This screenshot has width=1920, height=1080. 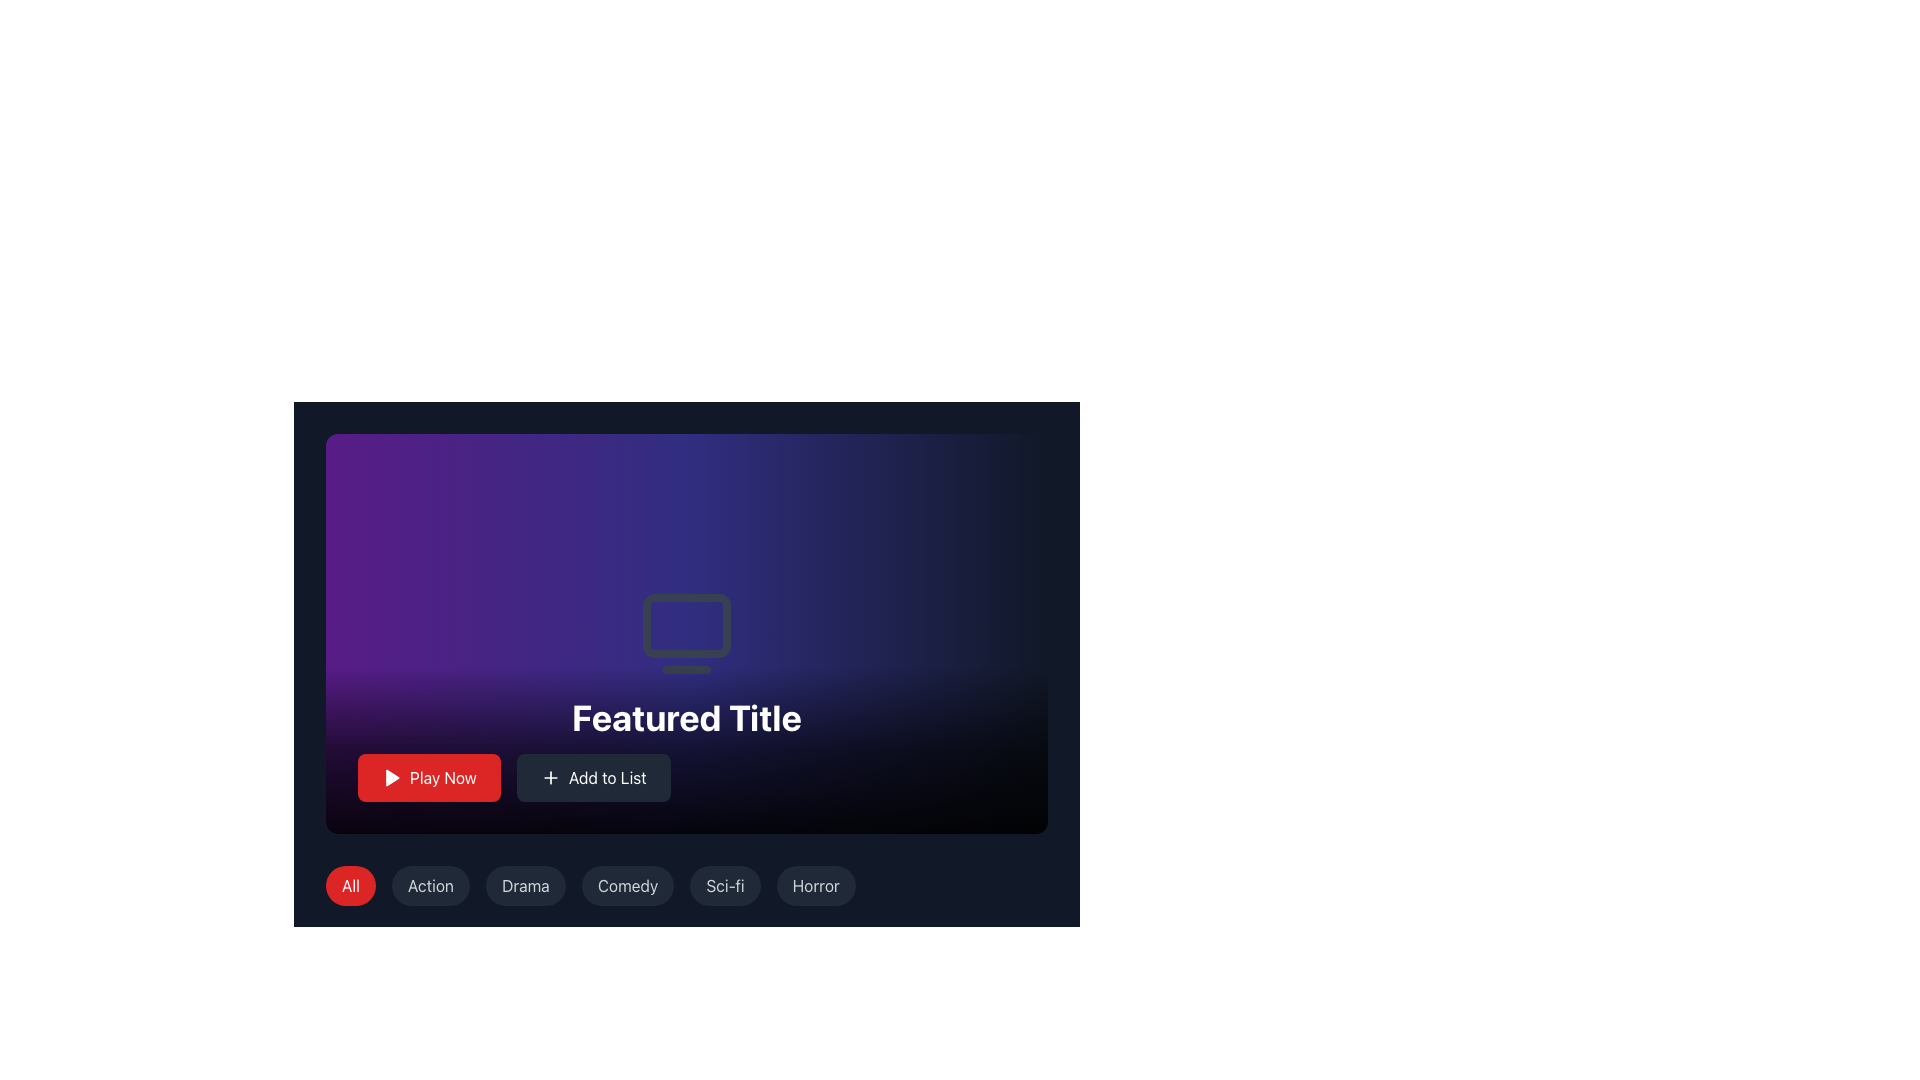 What do you see at coordinates (392, 777) in the screenshot?
I see `the Play Button, which is a rightward-pointing triangle icon associated with the 'Play Now' button located below the central featured image` at bounding box center [392, 777].